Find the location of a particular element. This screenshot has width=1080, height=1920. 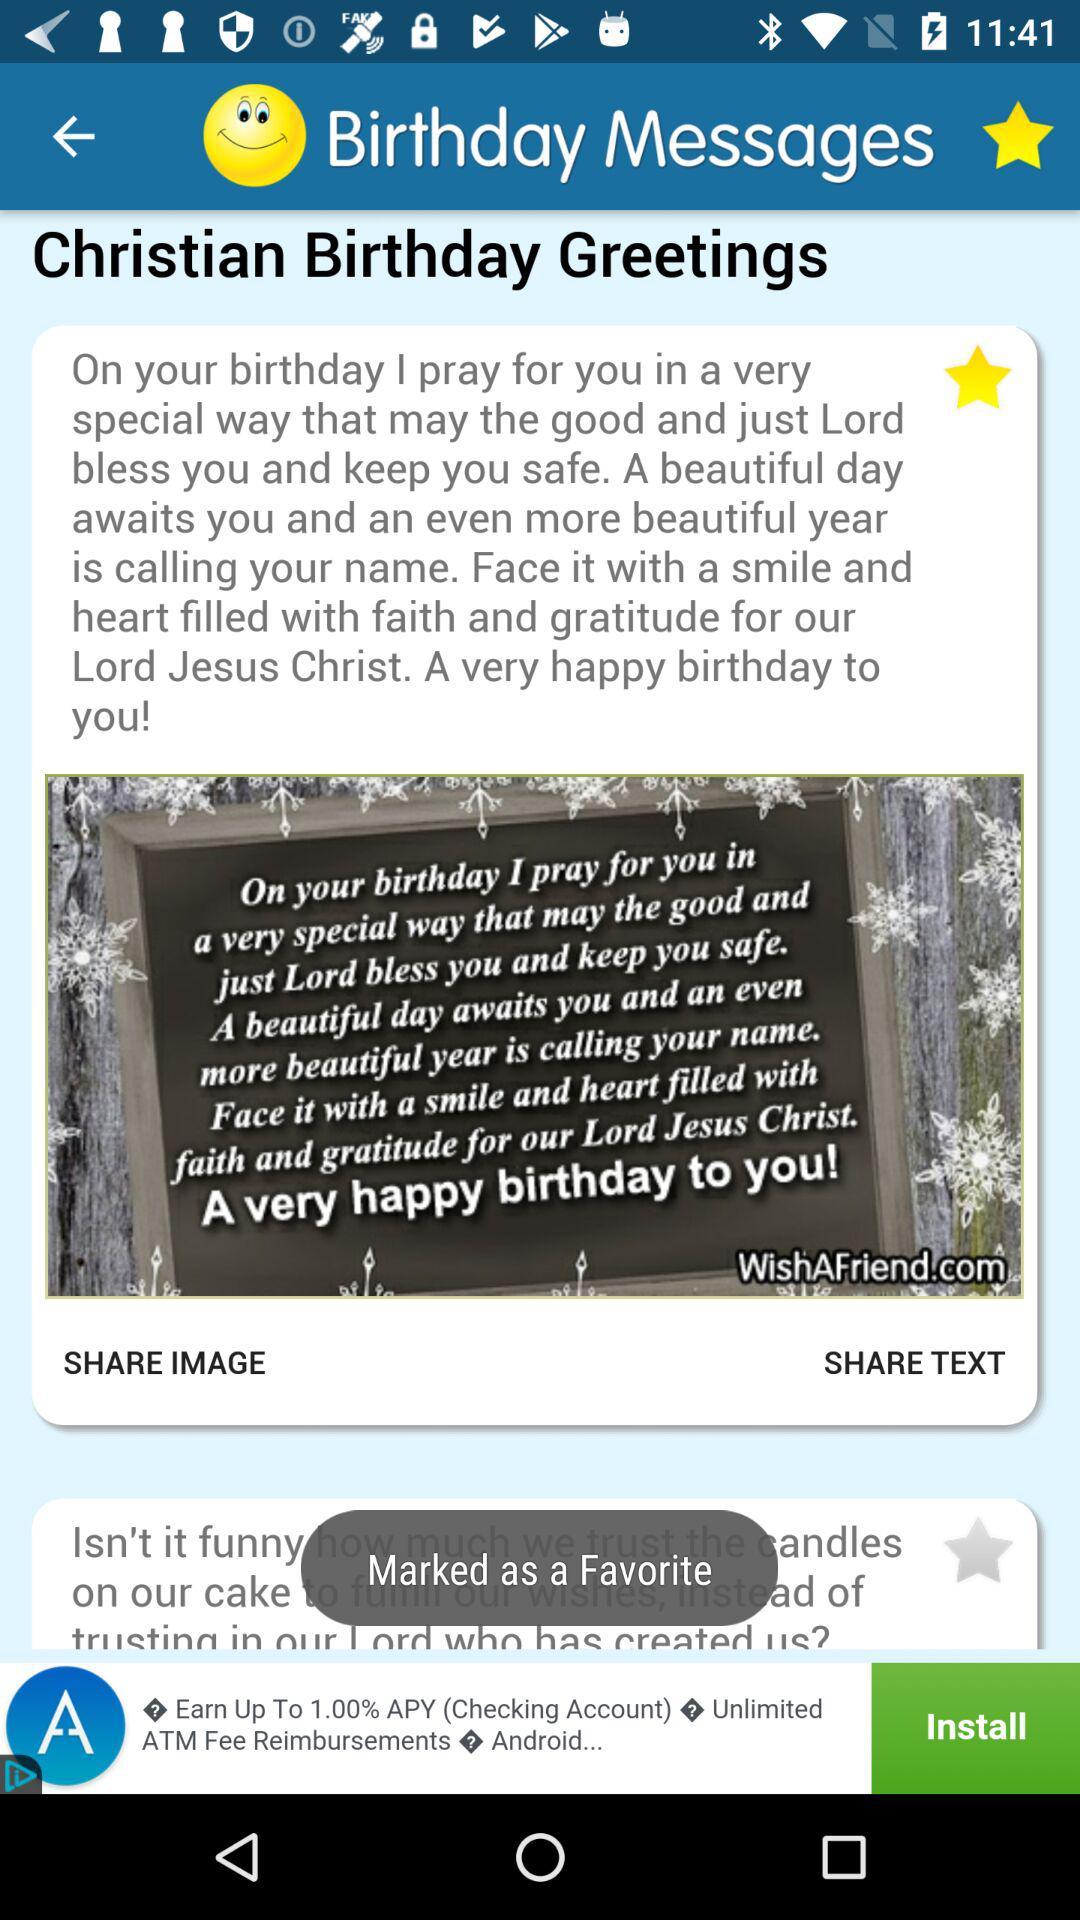

item at the bottom left corner is located at coordinates (177, 1361).